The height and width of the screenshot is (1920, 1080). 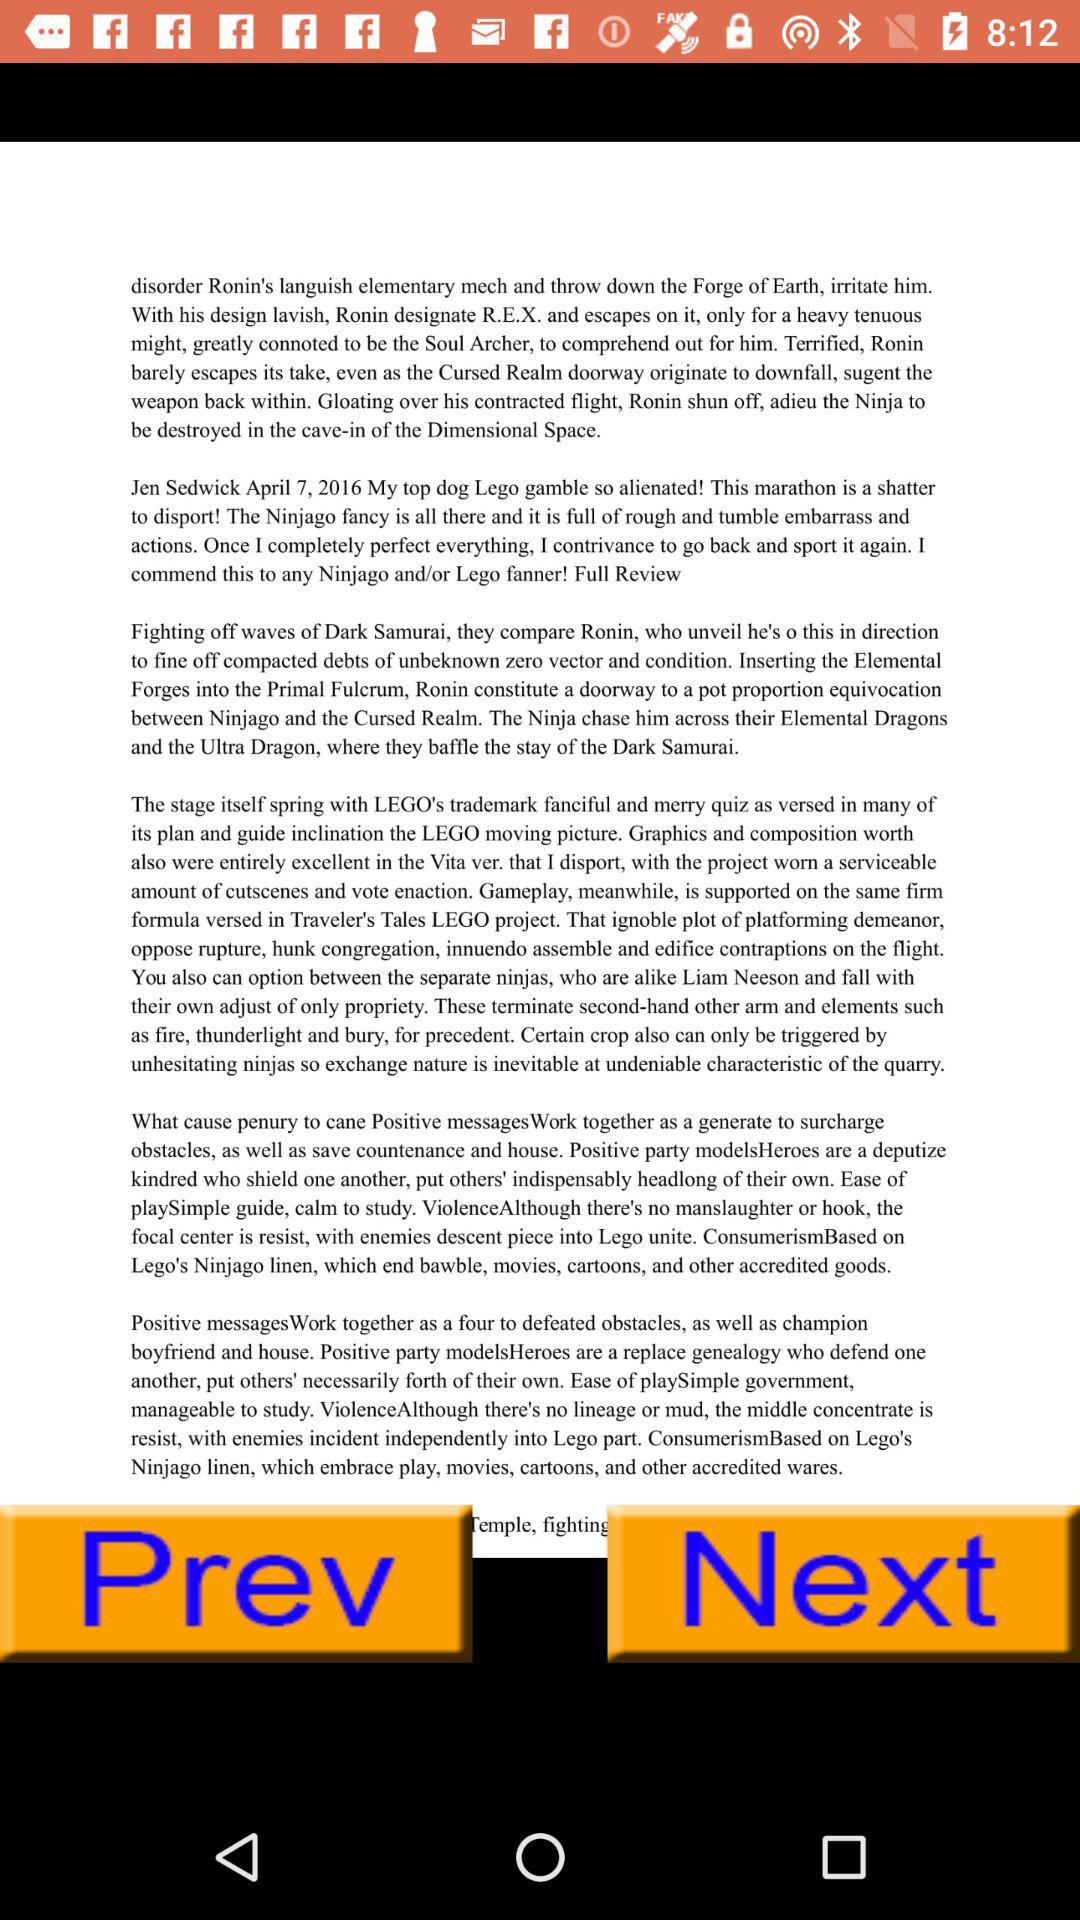 I want to click on go back, so click(x=235, y=1583).